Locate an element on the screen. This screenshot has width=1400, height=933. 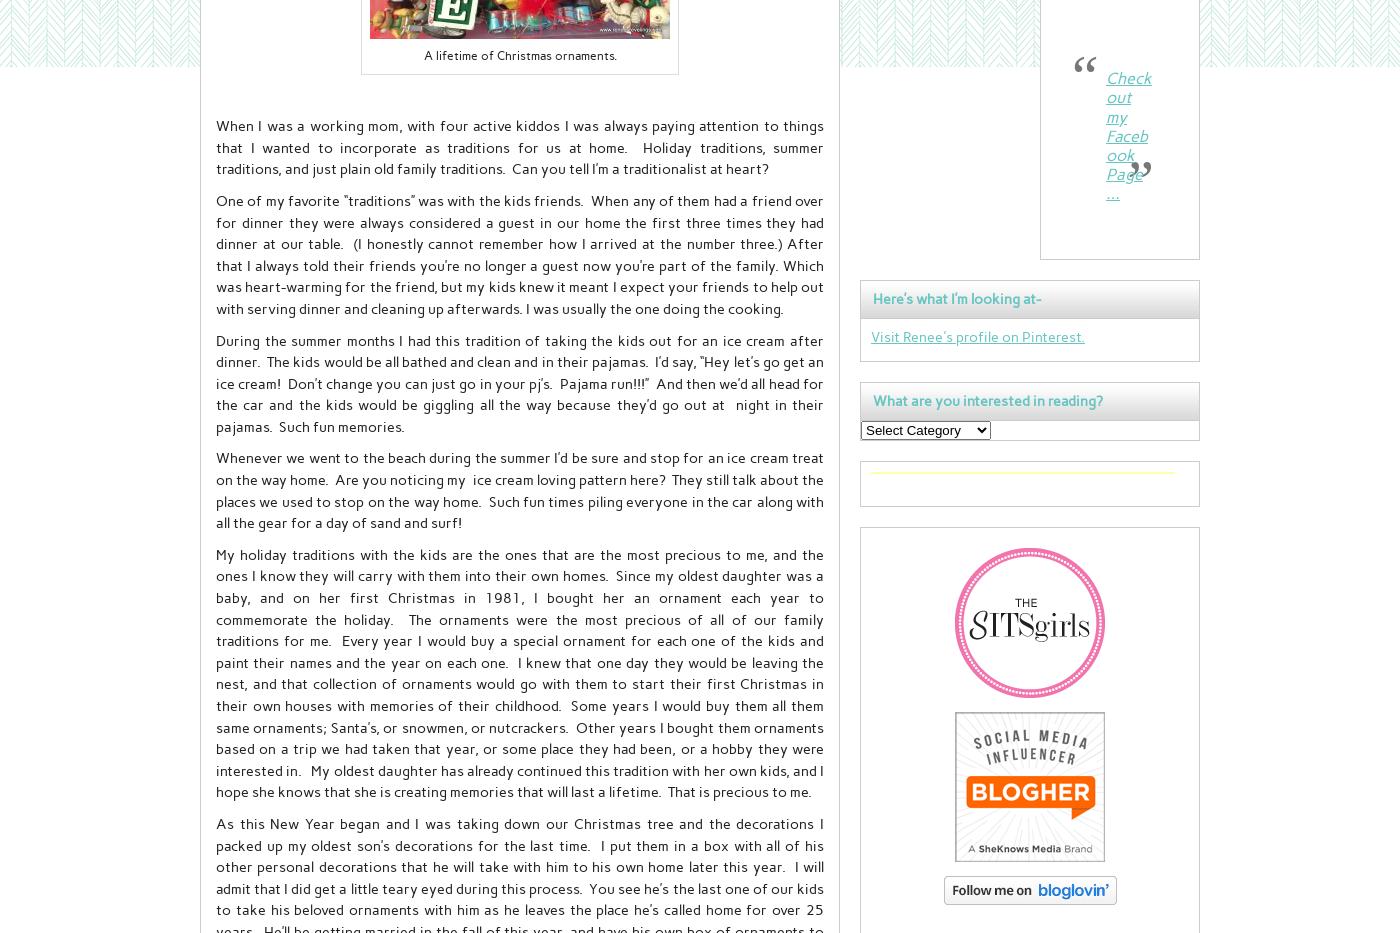
'Check out my Facebook Page…' is located at coordinates (1128, 135).